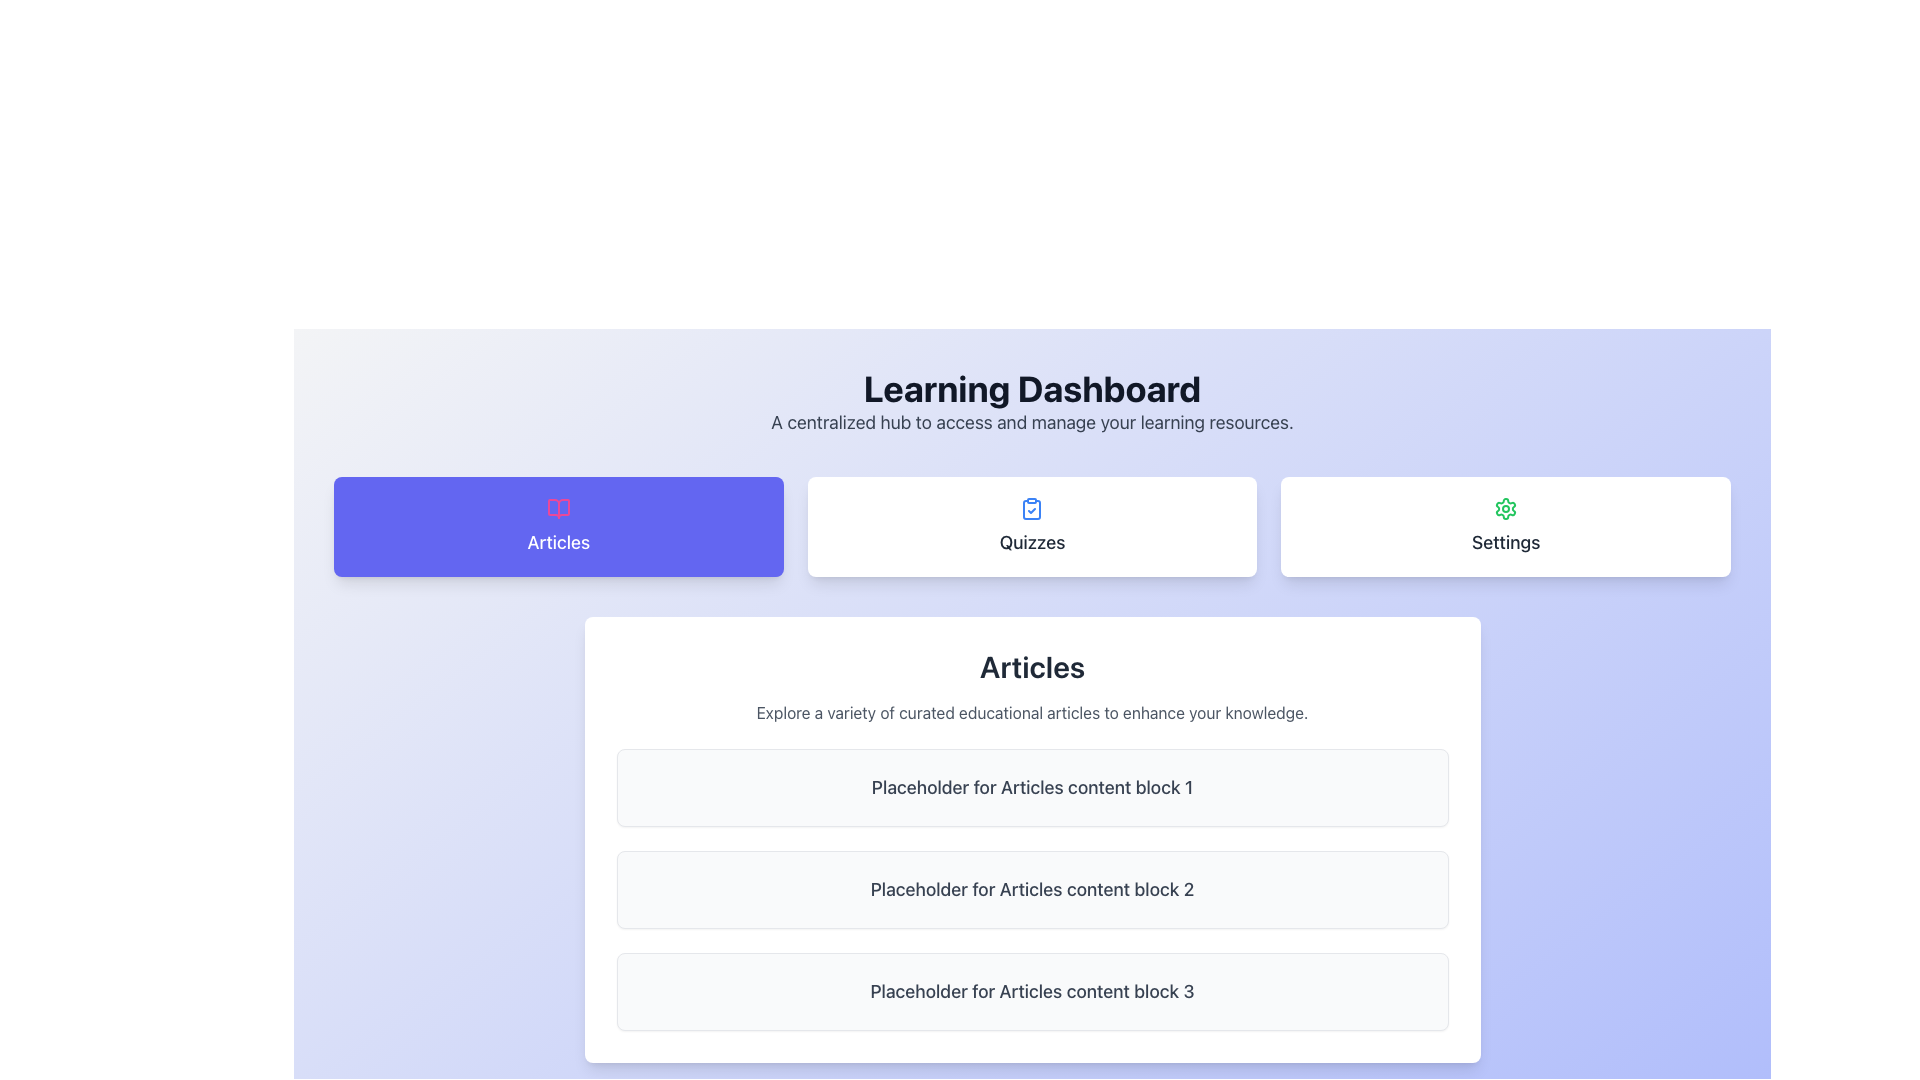  Describe the element at coordinates (1032, 786) in the screenshot. I see `the first label in the list with light gray background and medium gray text that reads 'Placeholder for Articles content block 1', located below the 'Articles' header` at that location.